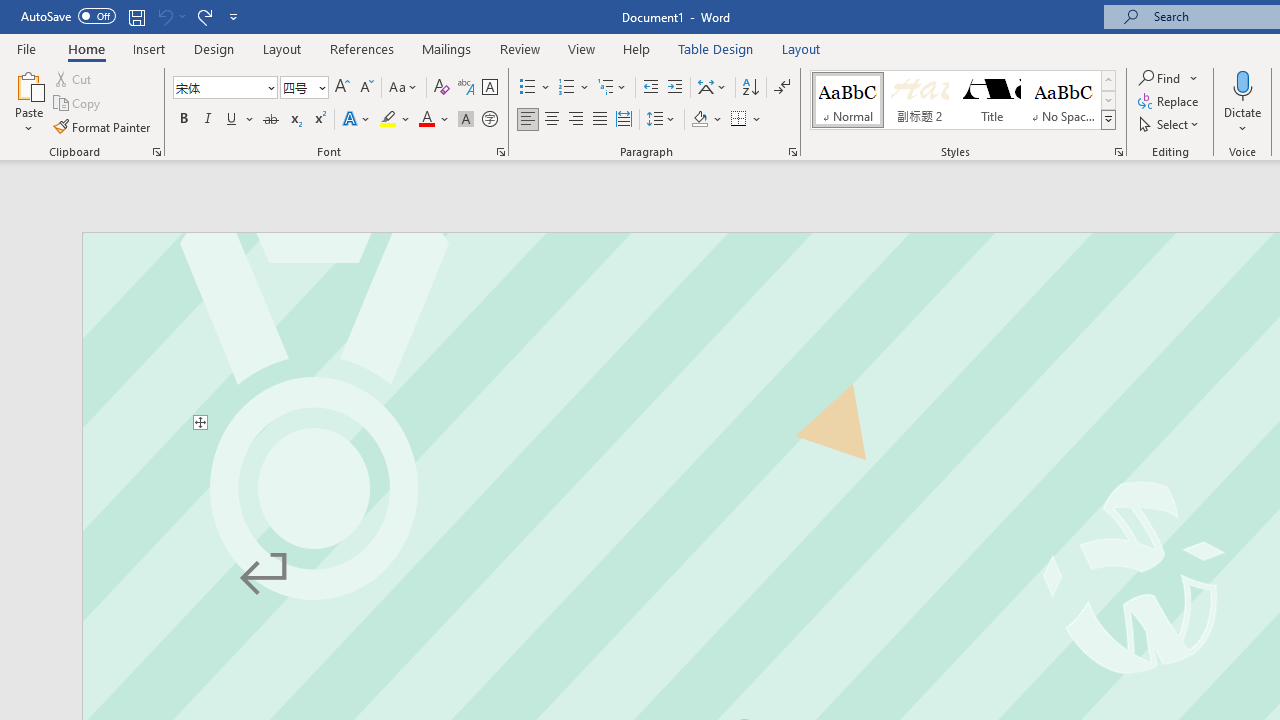 Image resolution: width=1280 pixels, height=720 pixels. Describe the element at coordinates (130, 16) in the screenshot. I see `'Quick Access Toolbar'` at that location.